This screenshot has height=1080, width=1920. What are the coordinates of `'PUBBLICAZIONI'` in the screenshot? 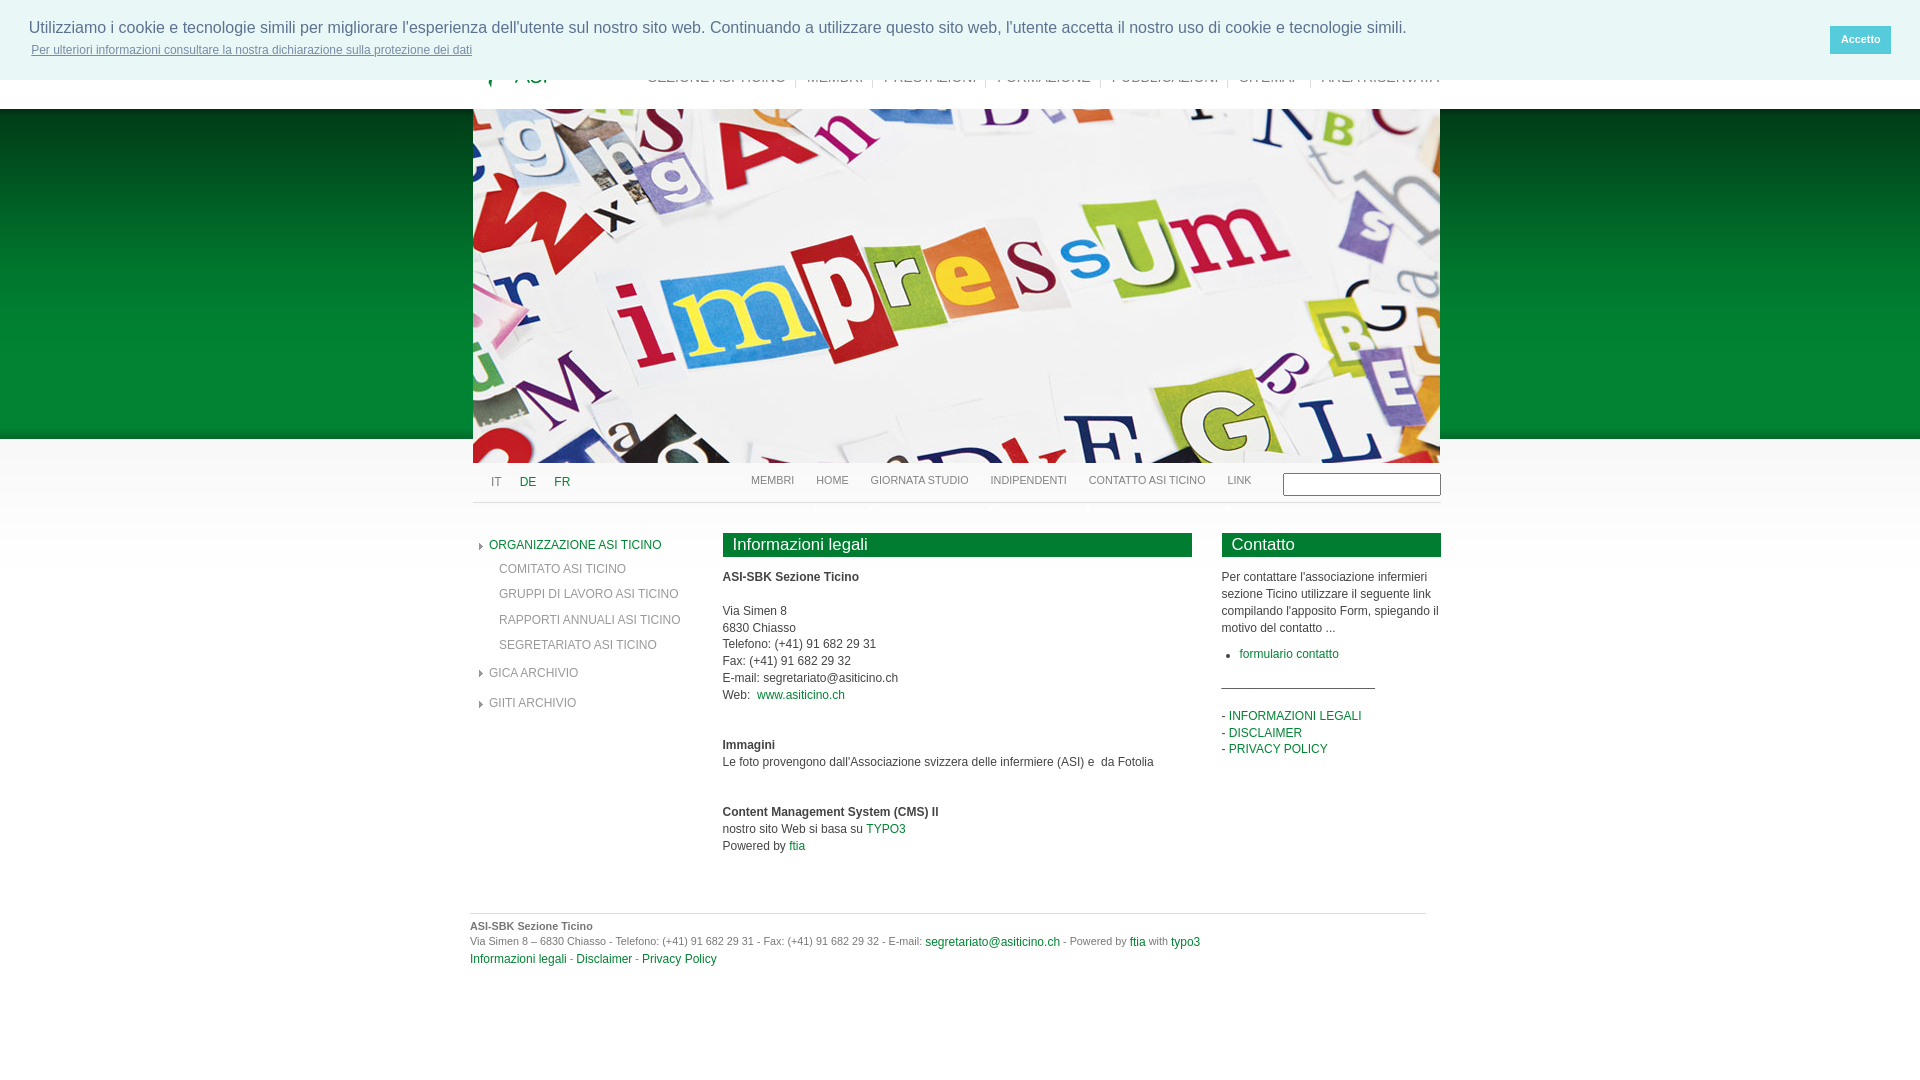 It's located at (1102, 76).